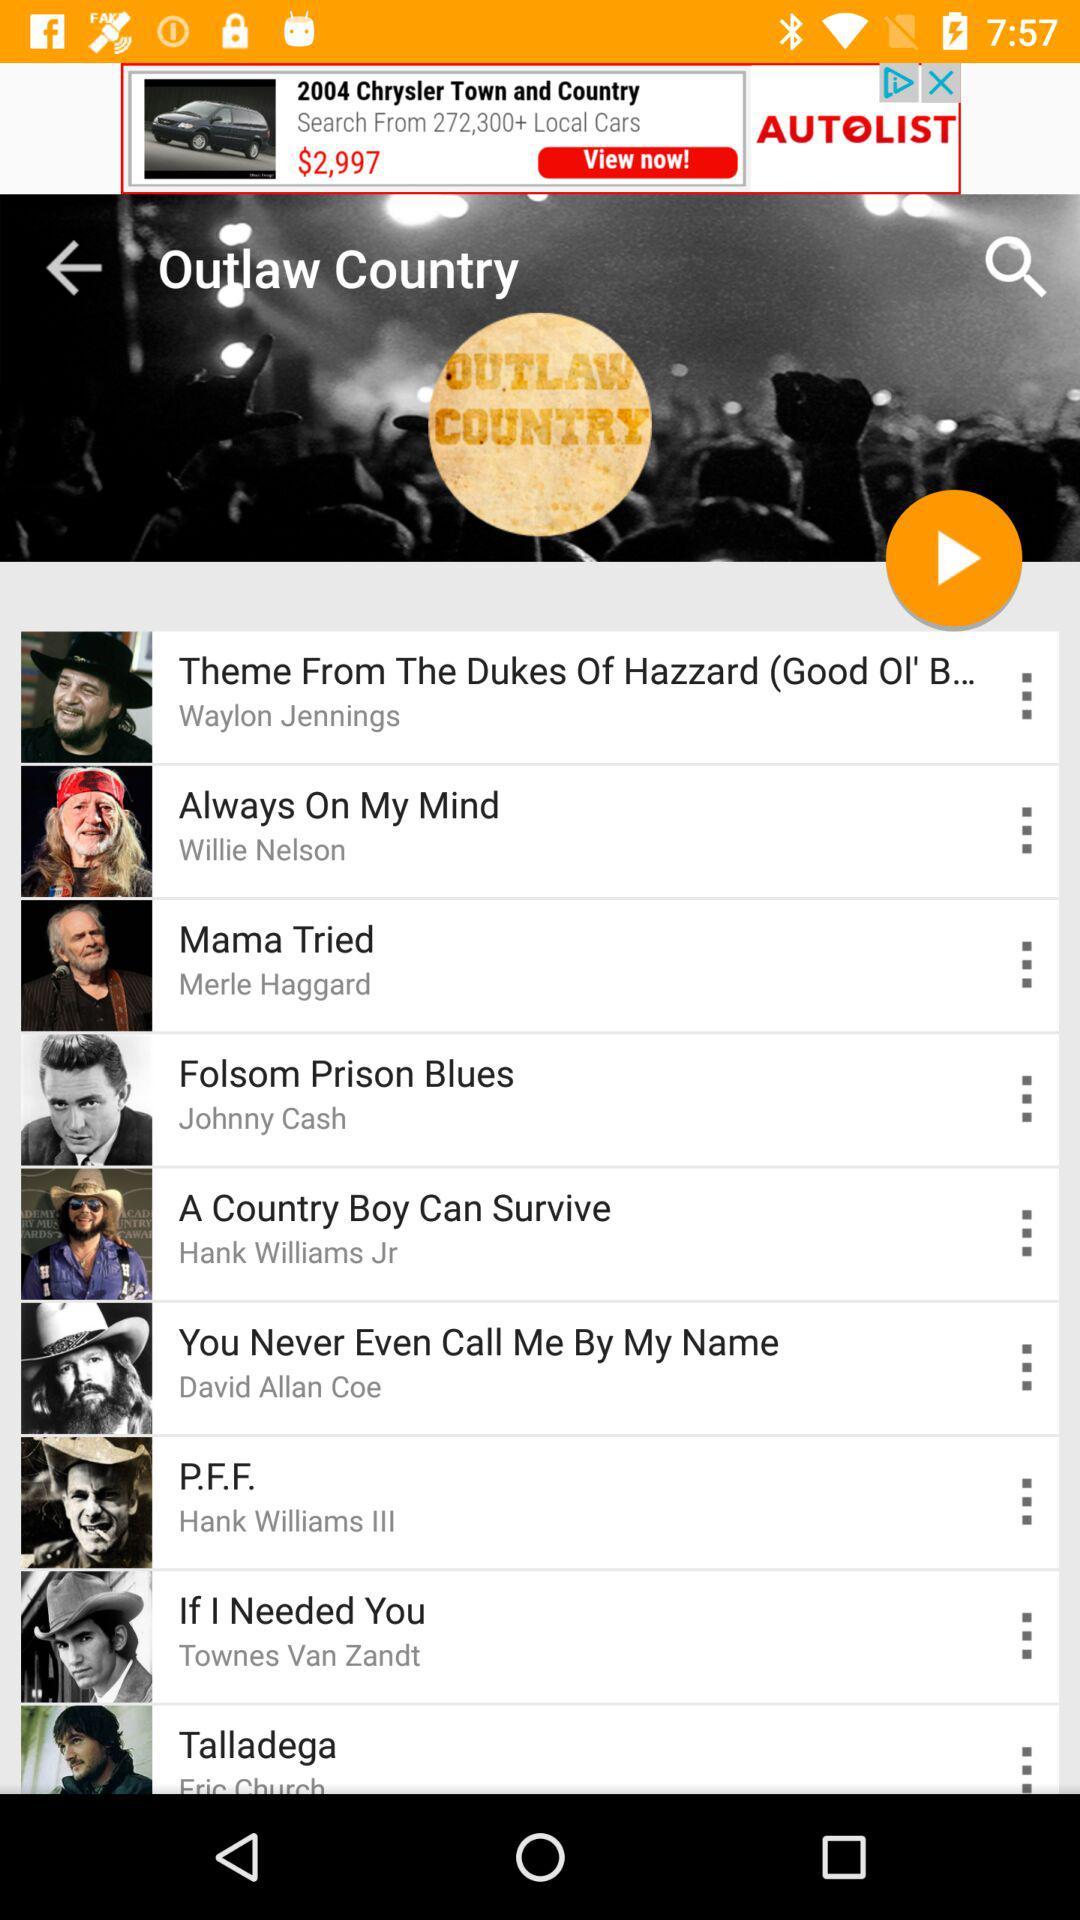 This screenshot has height=1920, width=1080. I want to click on addition options for this song, so click(1027, 1367).